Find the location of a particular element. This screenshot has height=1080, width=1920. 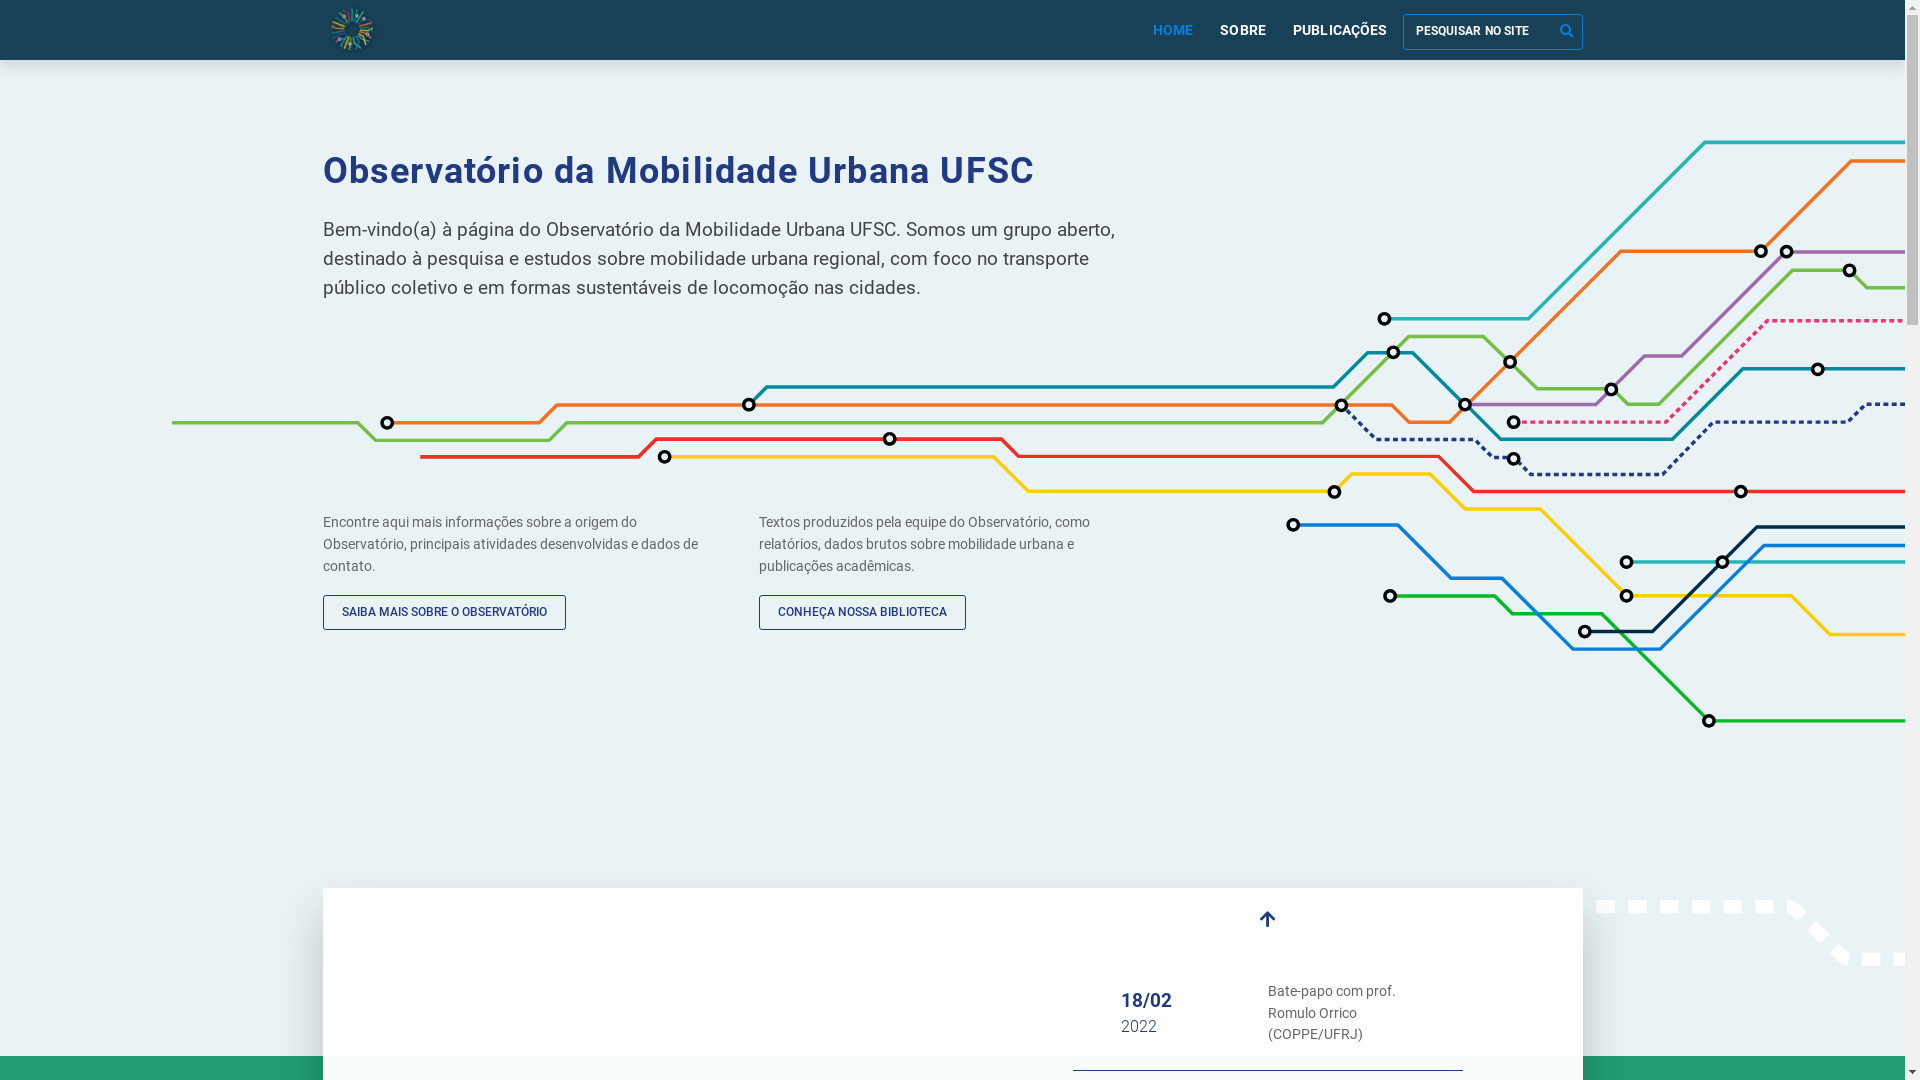

'SOBRE' is located at coordinates (1242, 30).